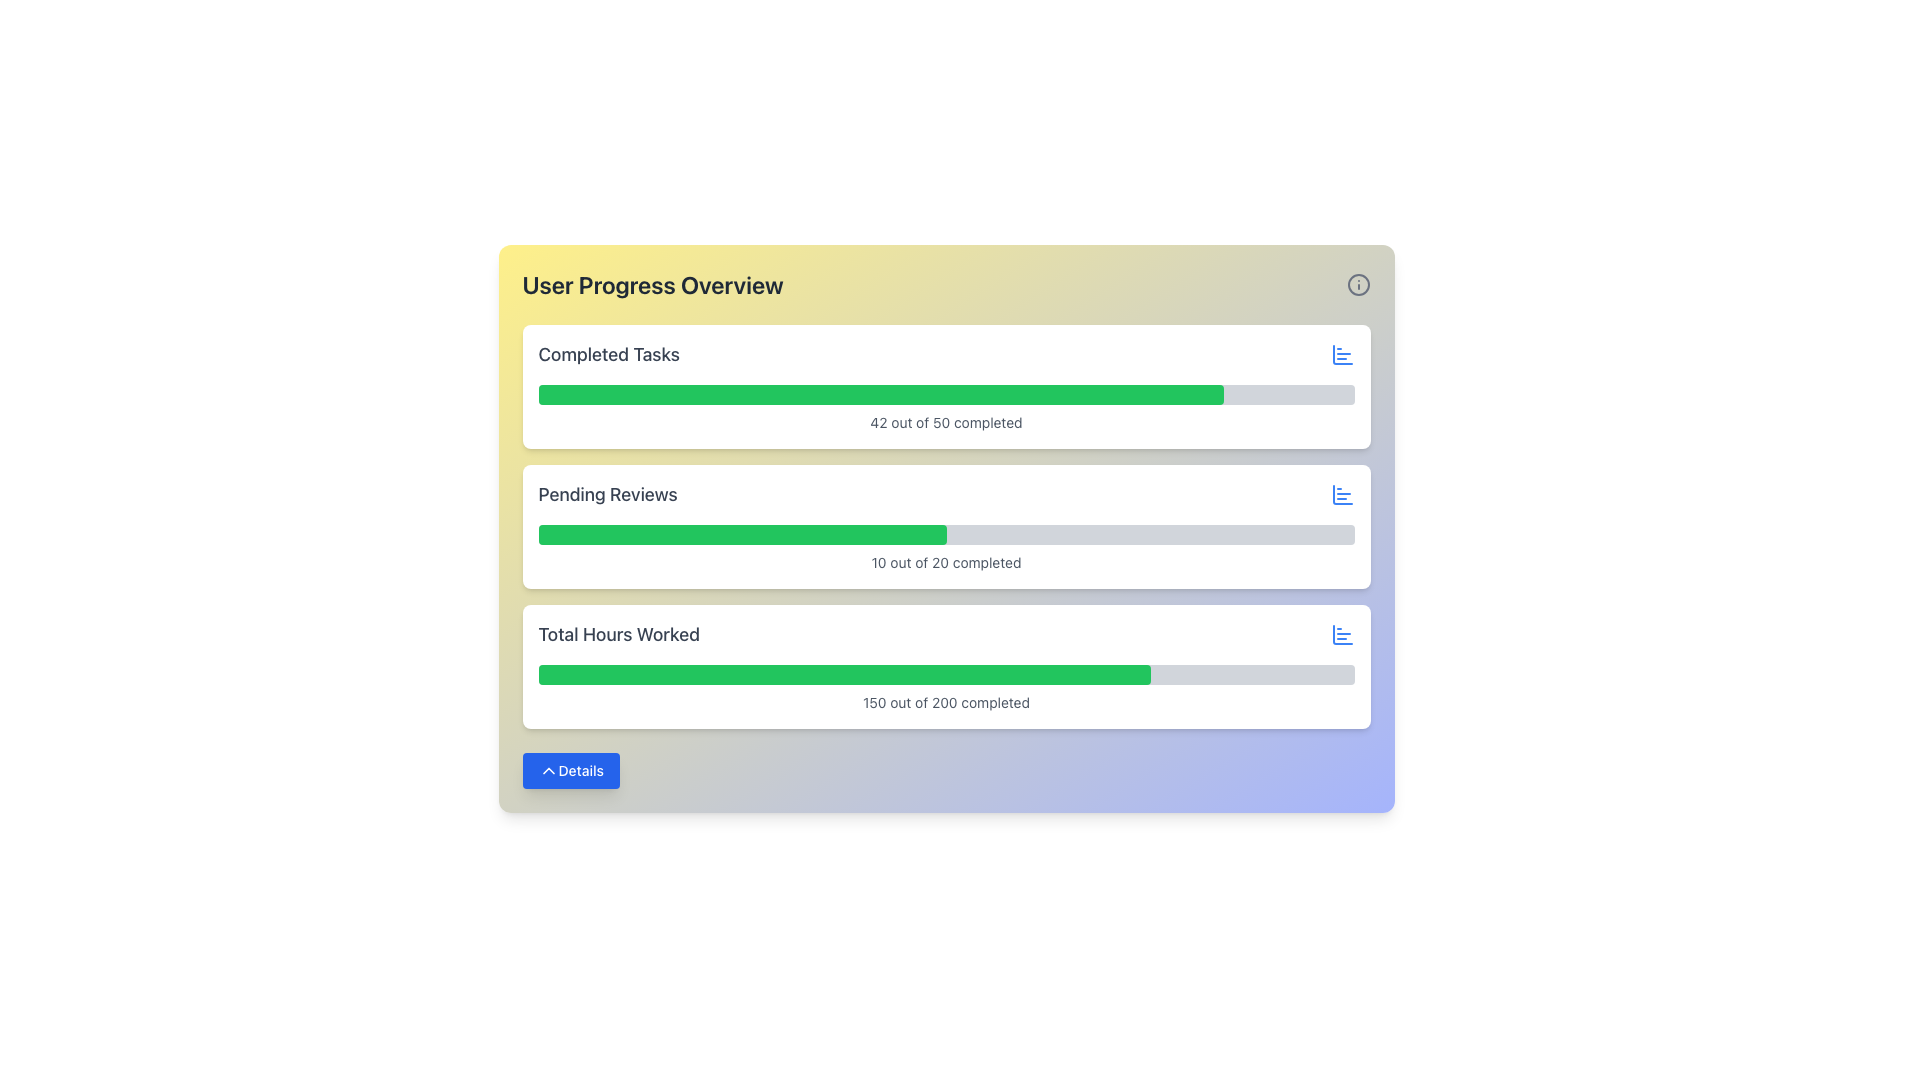  I want to click on the small upward-pointing chevron icon located within the 'Details' button at the bottom-left corner of the interface, so click(548, 770).